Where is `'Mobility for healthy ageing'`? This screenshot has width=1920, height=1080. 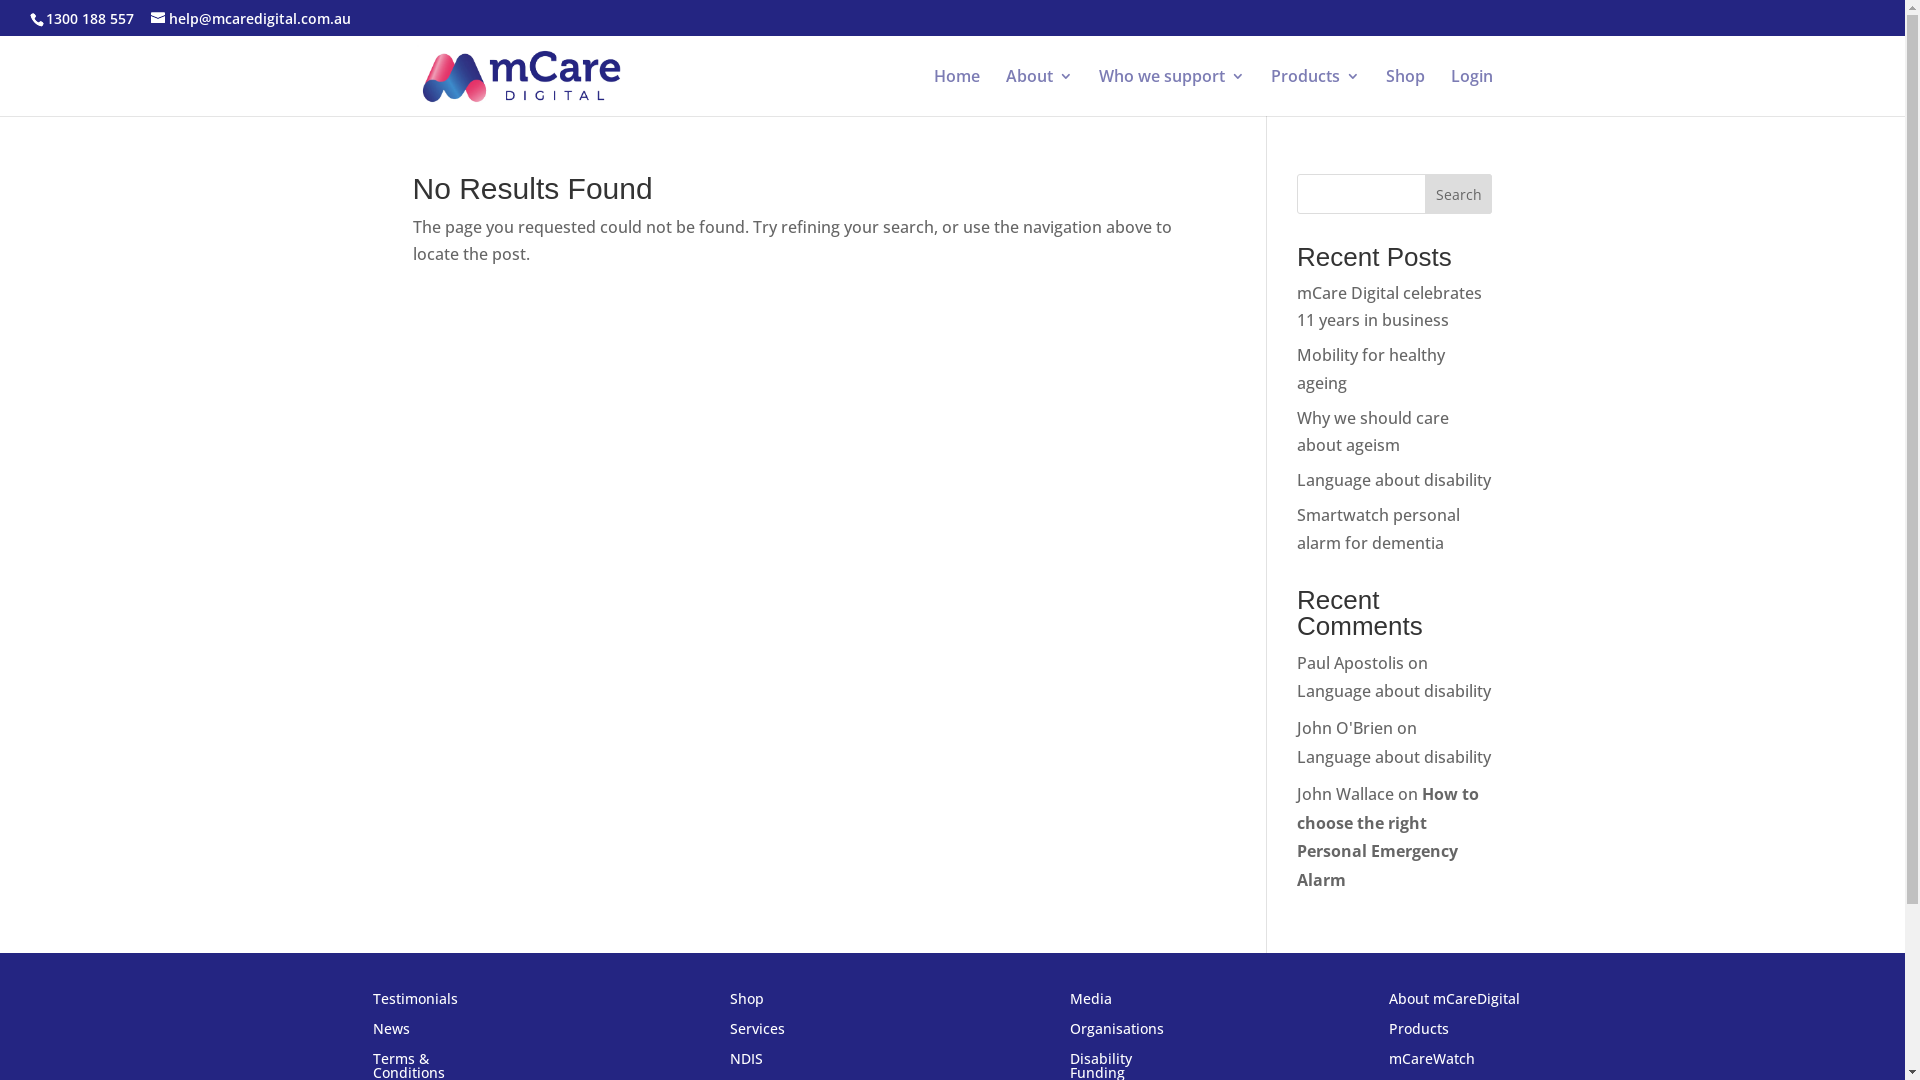
'Mobility for healthy ageing' is located at coordinates (1370, 368).